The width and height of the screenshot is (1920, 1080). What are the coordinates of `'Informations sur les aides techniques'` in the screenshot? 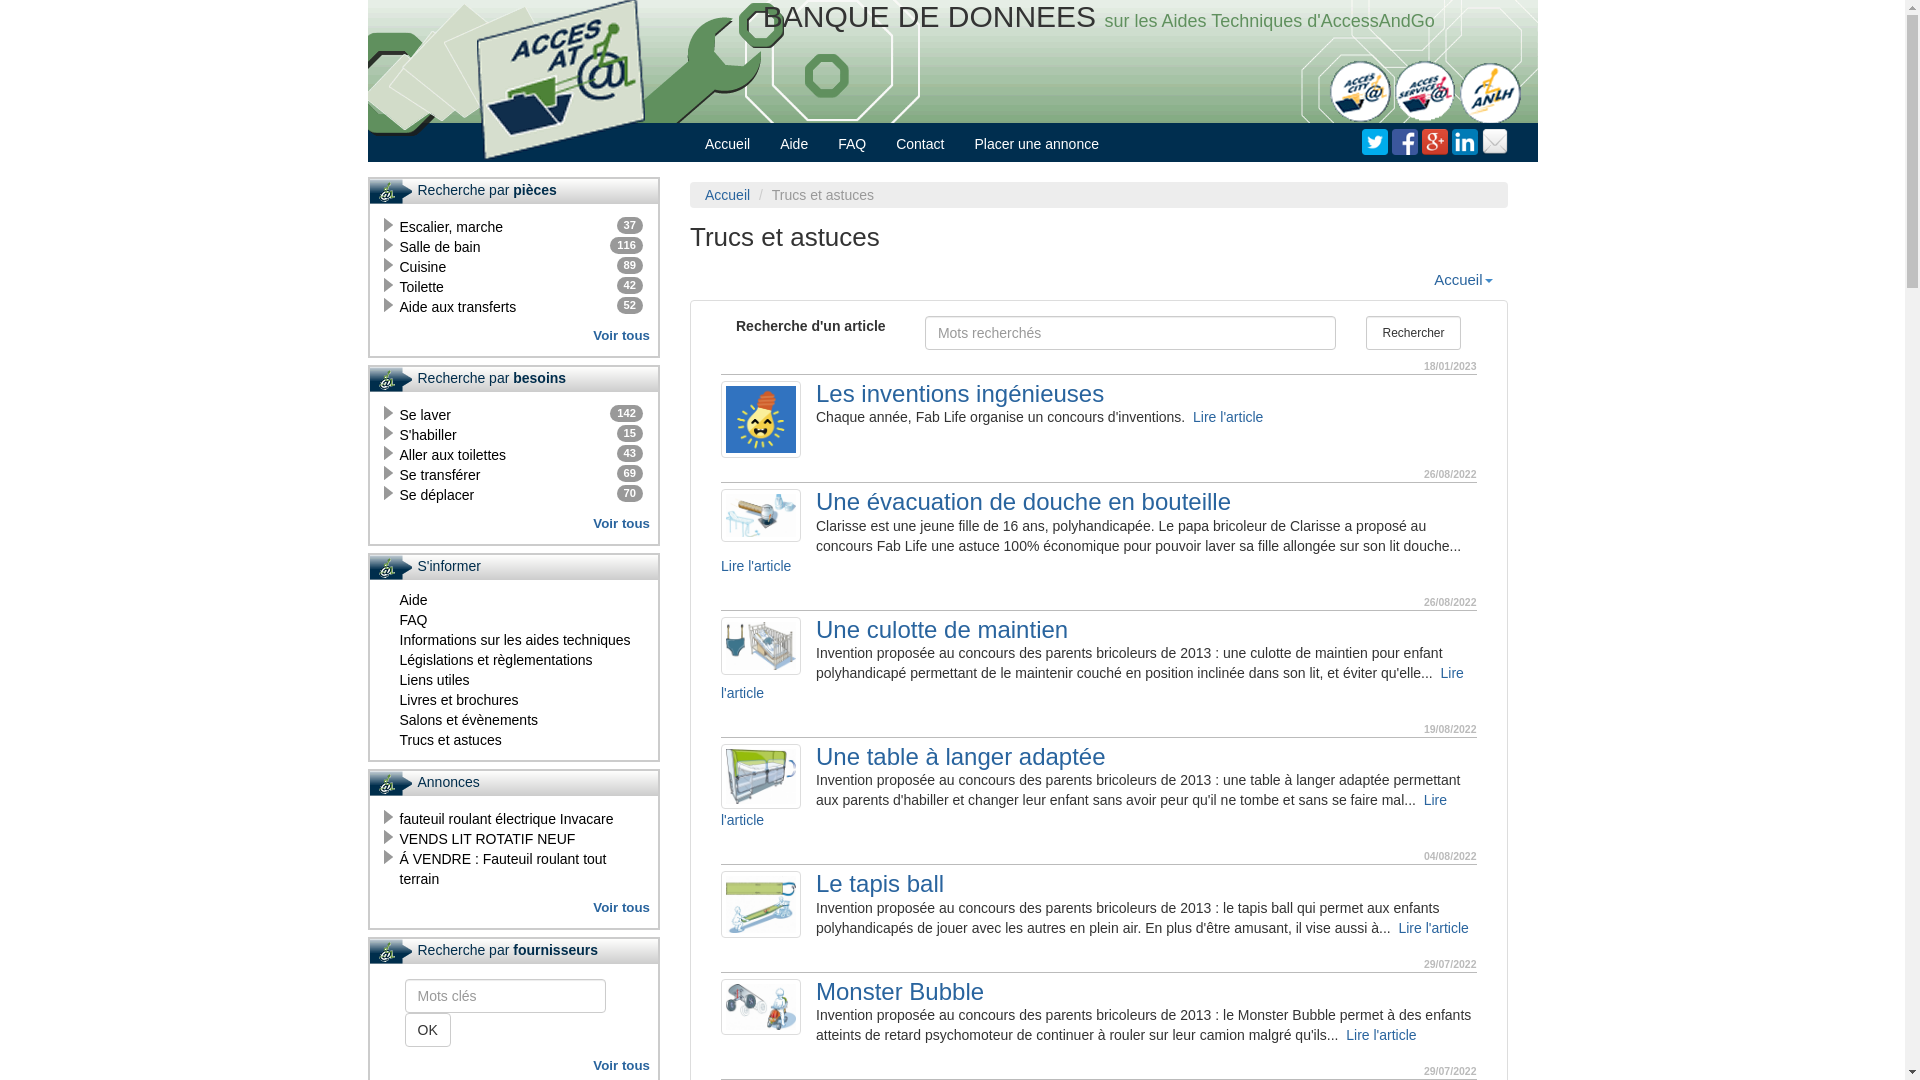 It's located at (515, 640).